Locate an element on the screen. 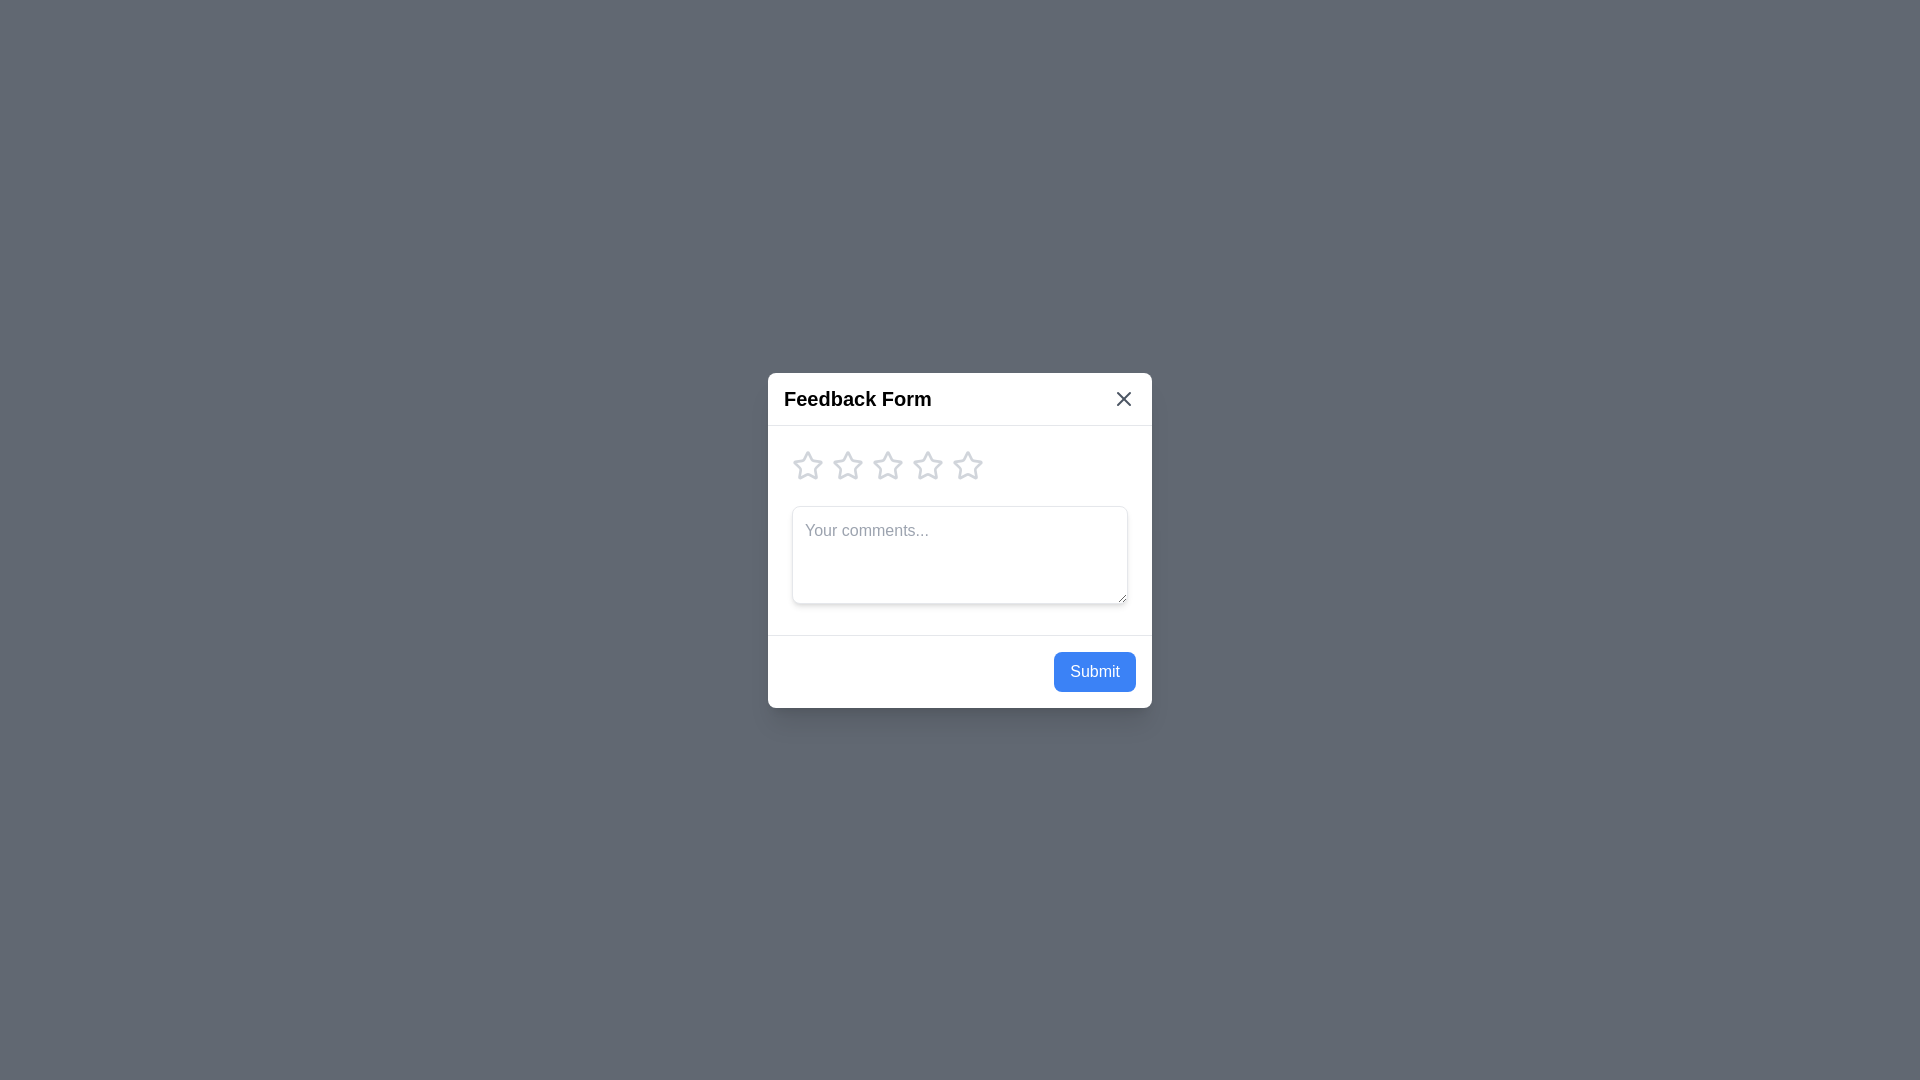  the Submit button to submit the feedback is located at coordinates (1093, 671).